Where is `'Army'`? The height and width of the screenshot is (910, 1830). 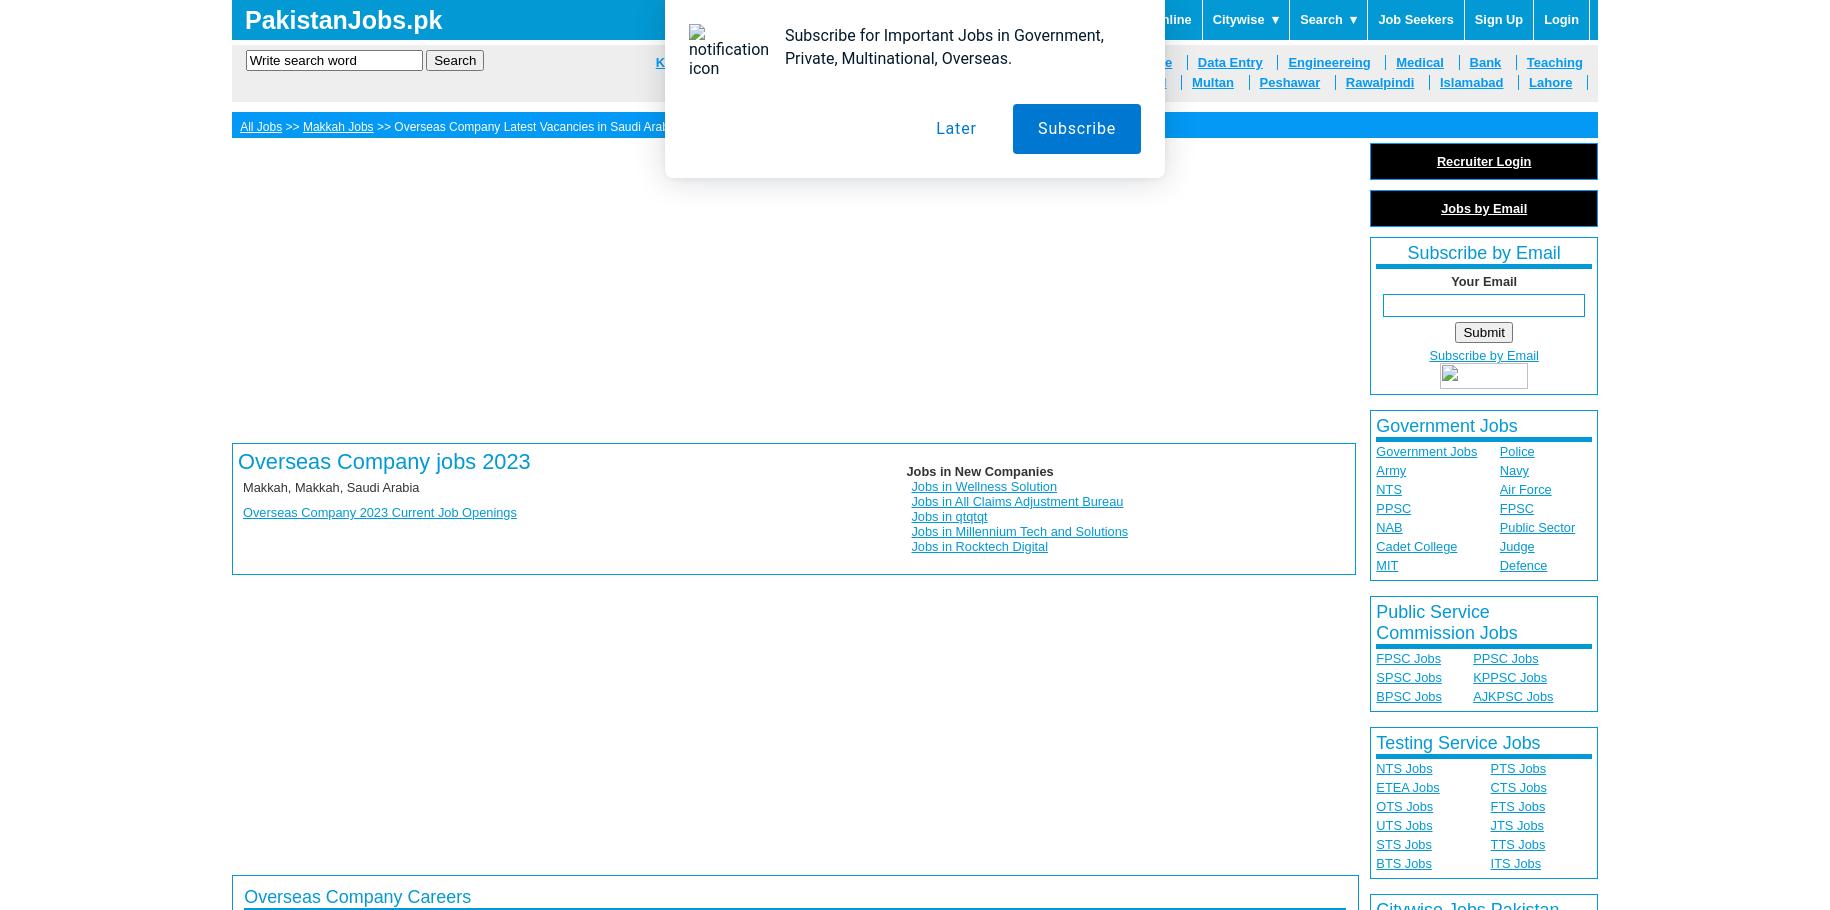 'Army' is located at coordinates (1390, 469).